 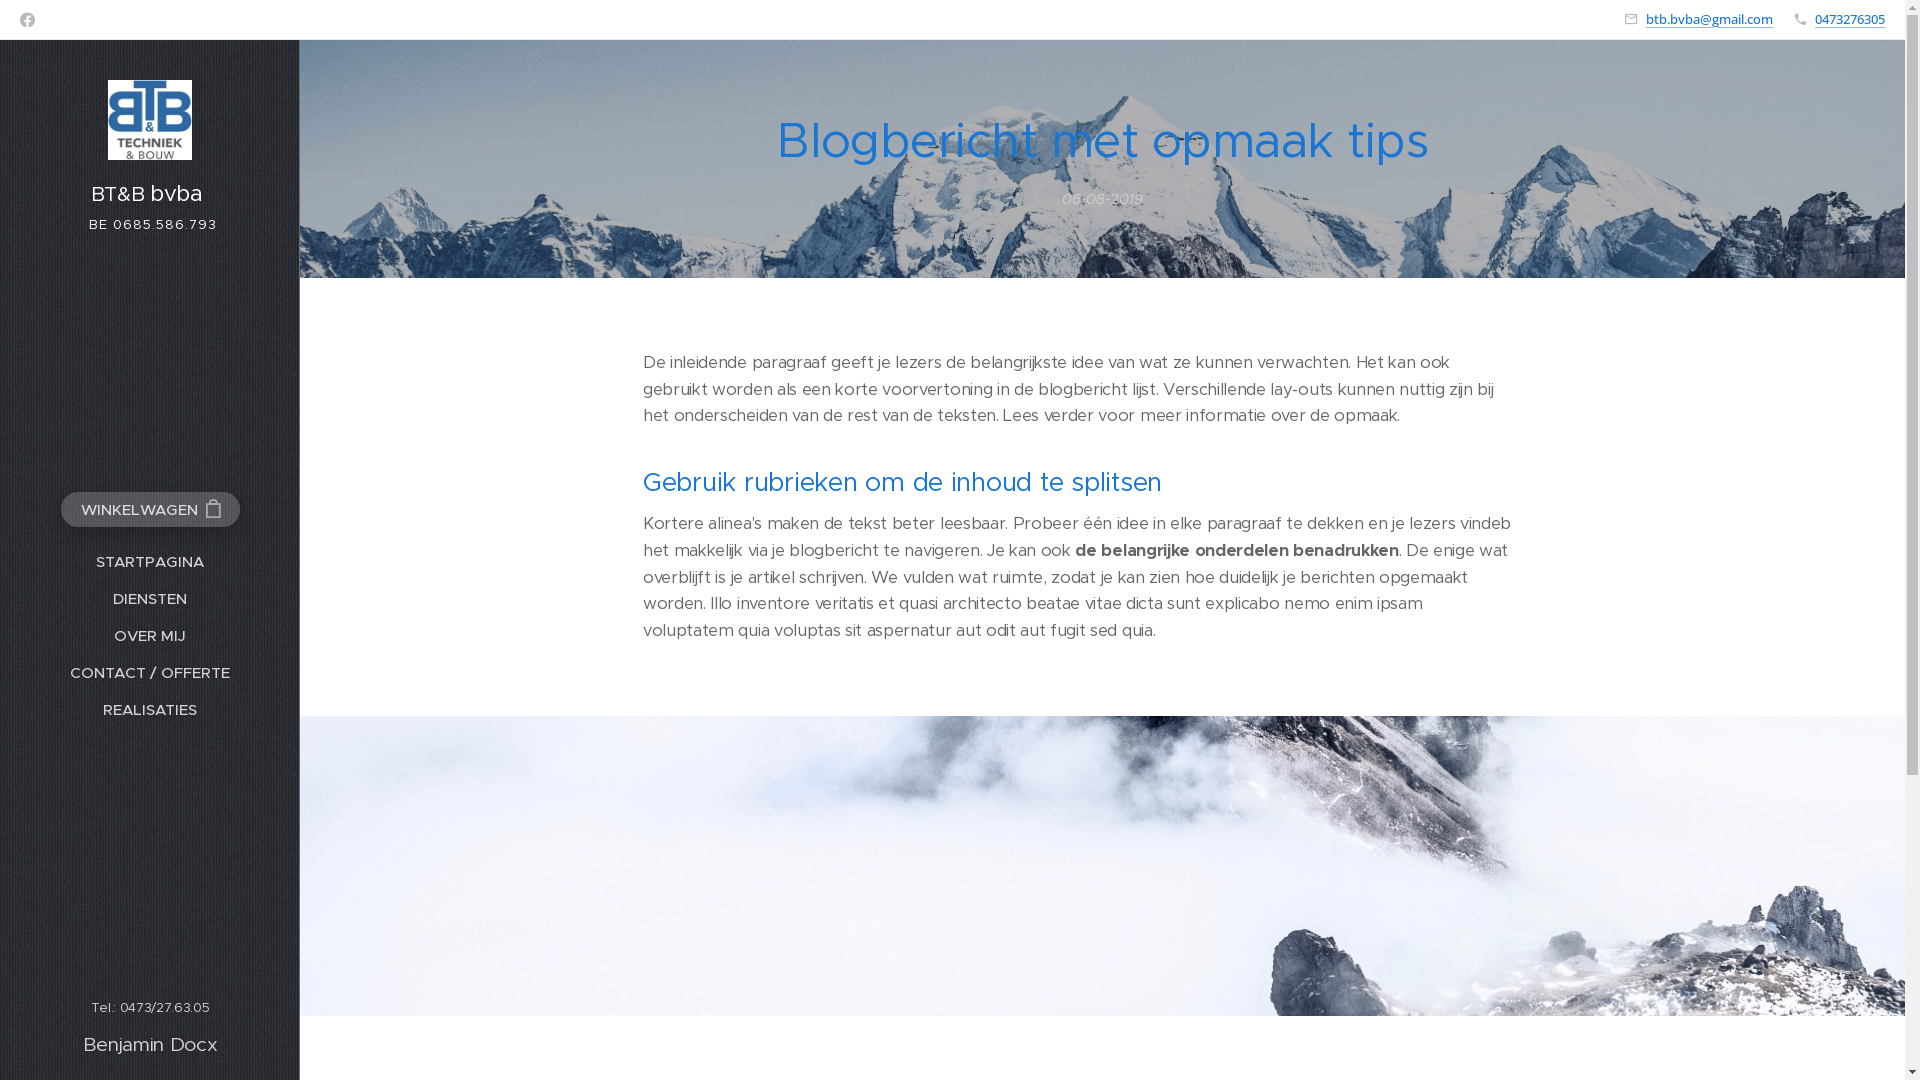 What do you see at coordinates (148, 597) in the screenshot?
I see `'DIENSTEN'` at bounding box center [148, 597].